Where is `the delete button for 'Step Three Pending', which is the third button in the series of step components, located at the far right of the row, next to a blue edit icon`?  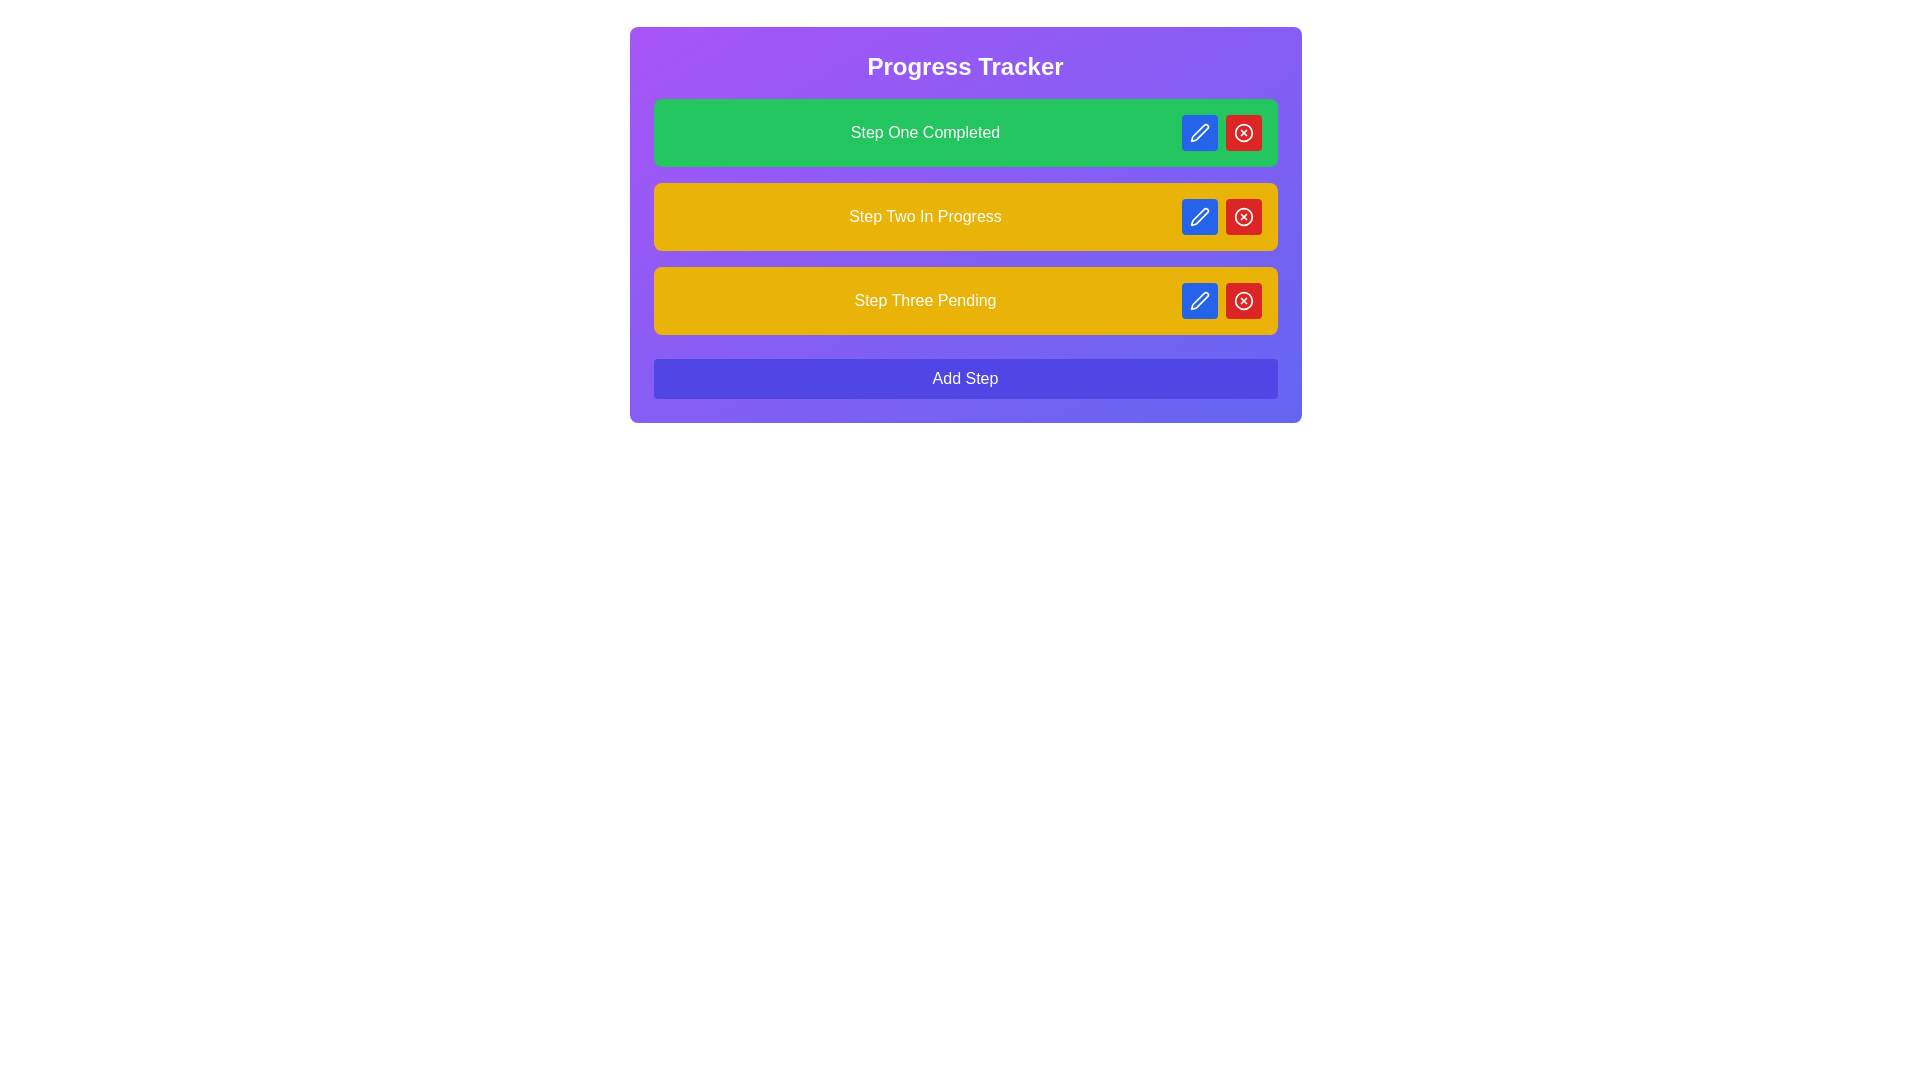
the delete button for 'Step Three Pending', which is the third button in the series of step components, located at the far right of the row, next to a blue edit icon is located at coordinates (1242, 300).